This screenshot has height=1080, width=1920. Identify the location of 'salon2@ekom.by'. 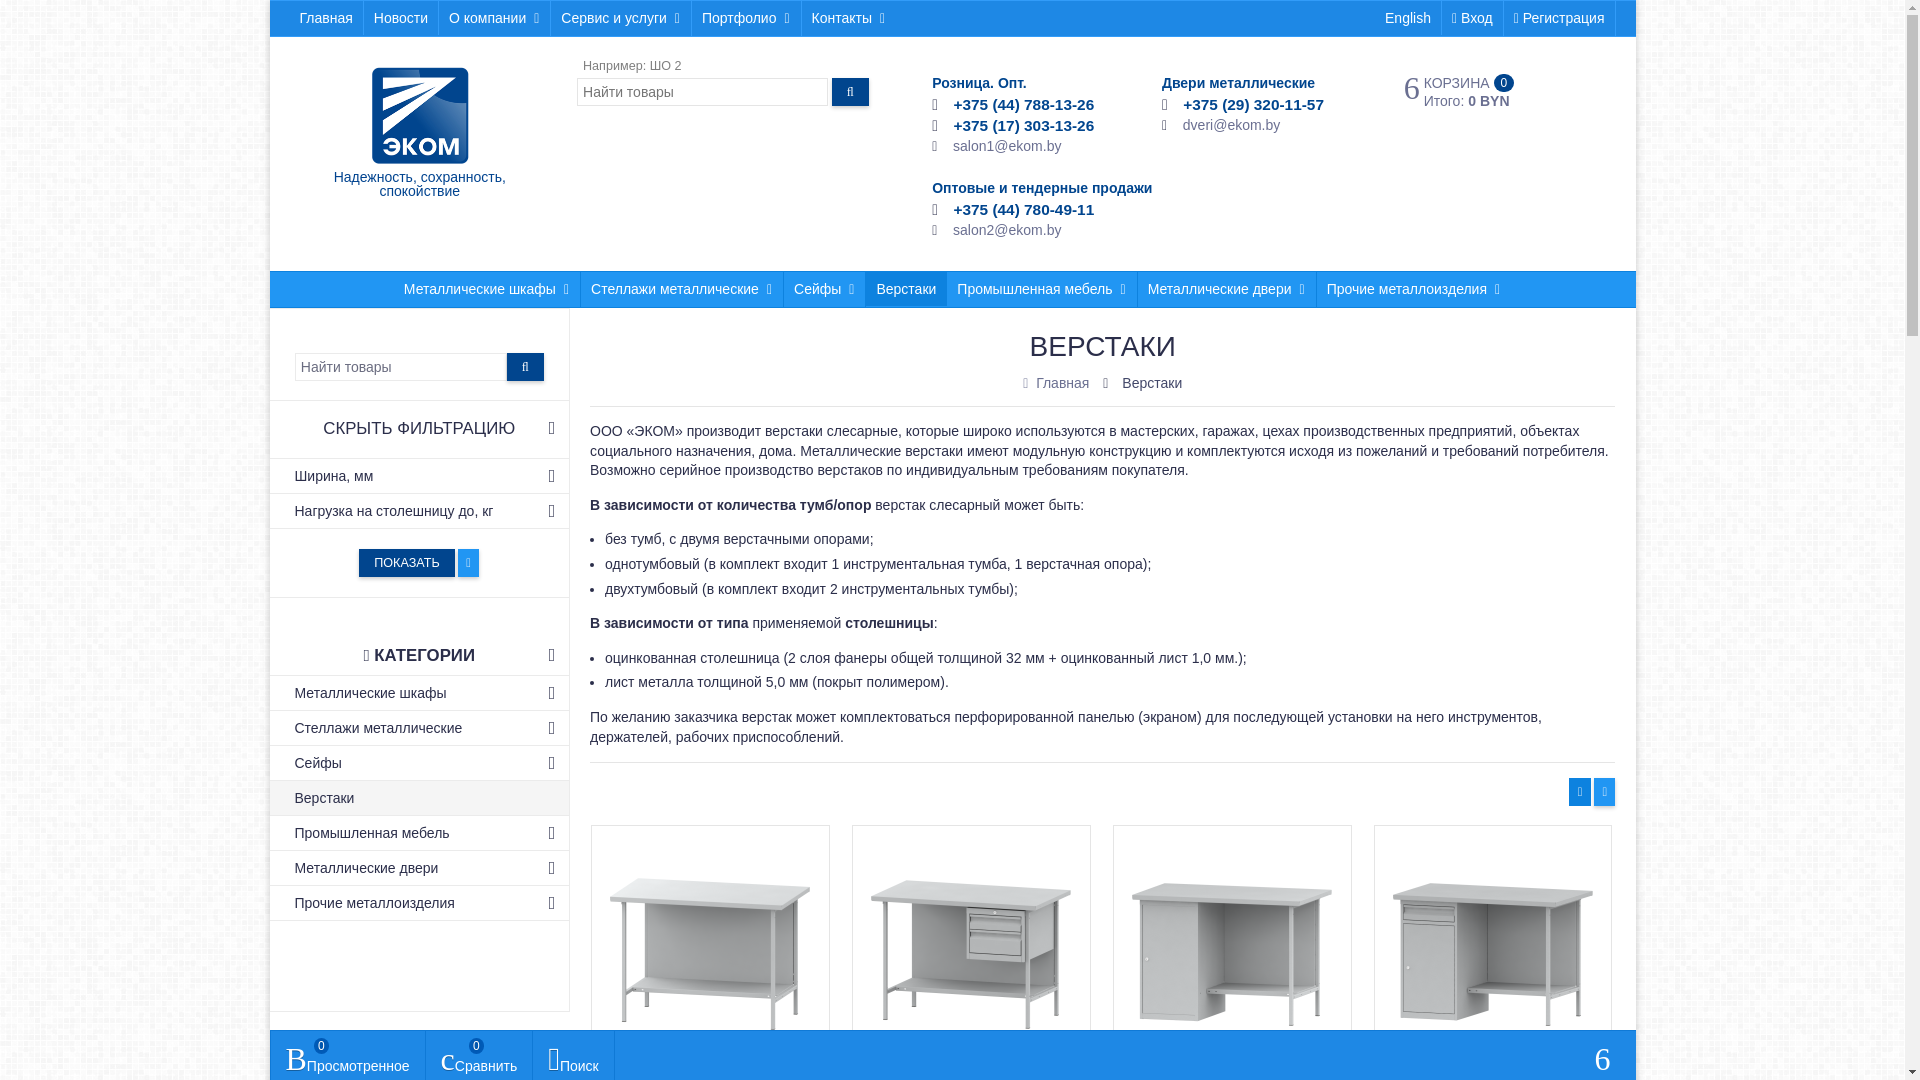
(1007, 229).